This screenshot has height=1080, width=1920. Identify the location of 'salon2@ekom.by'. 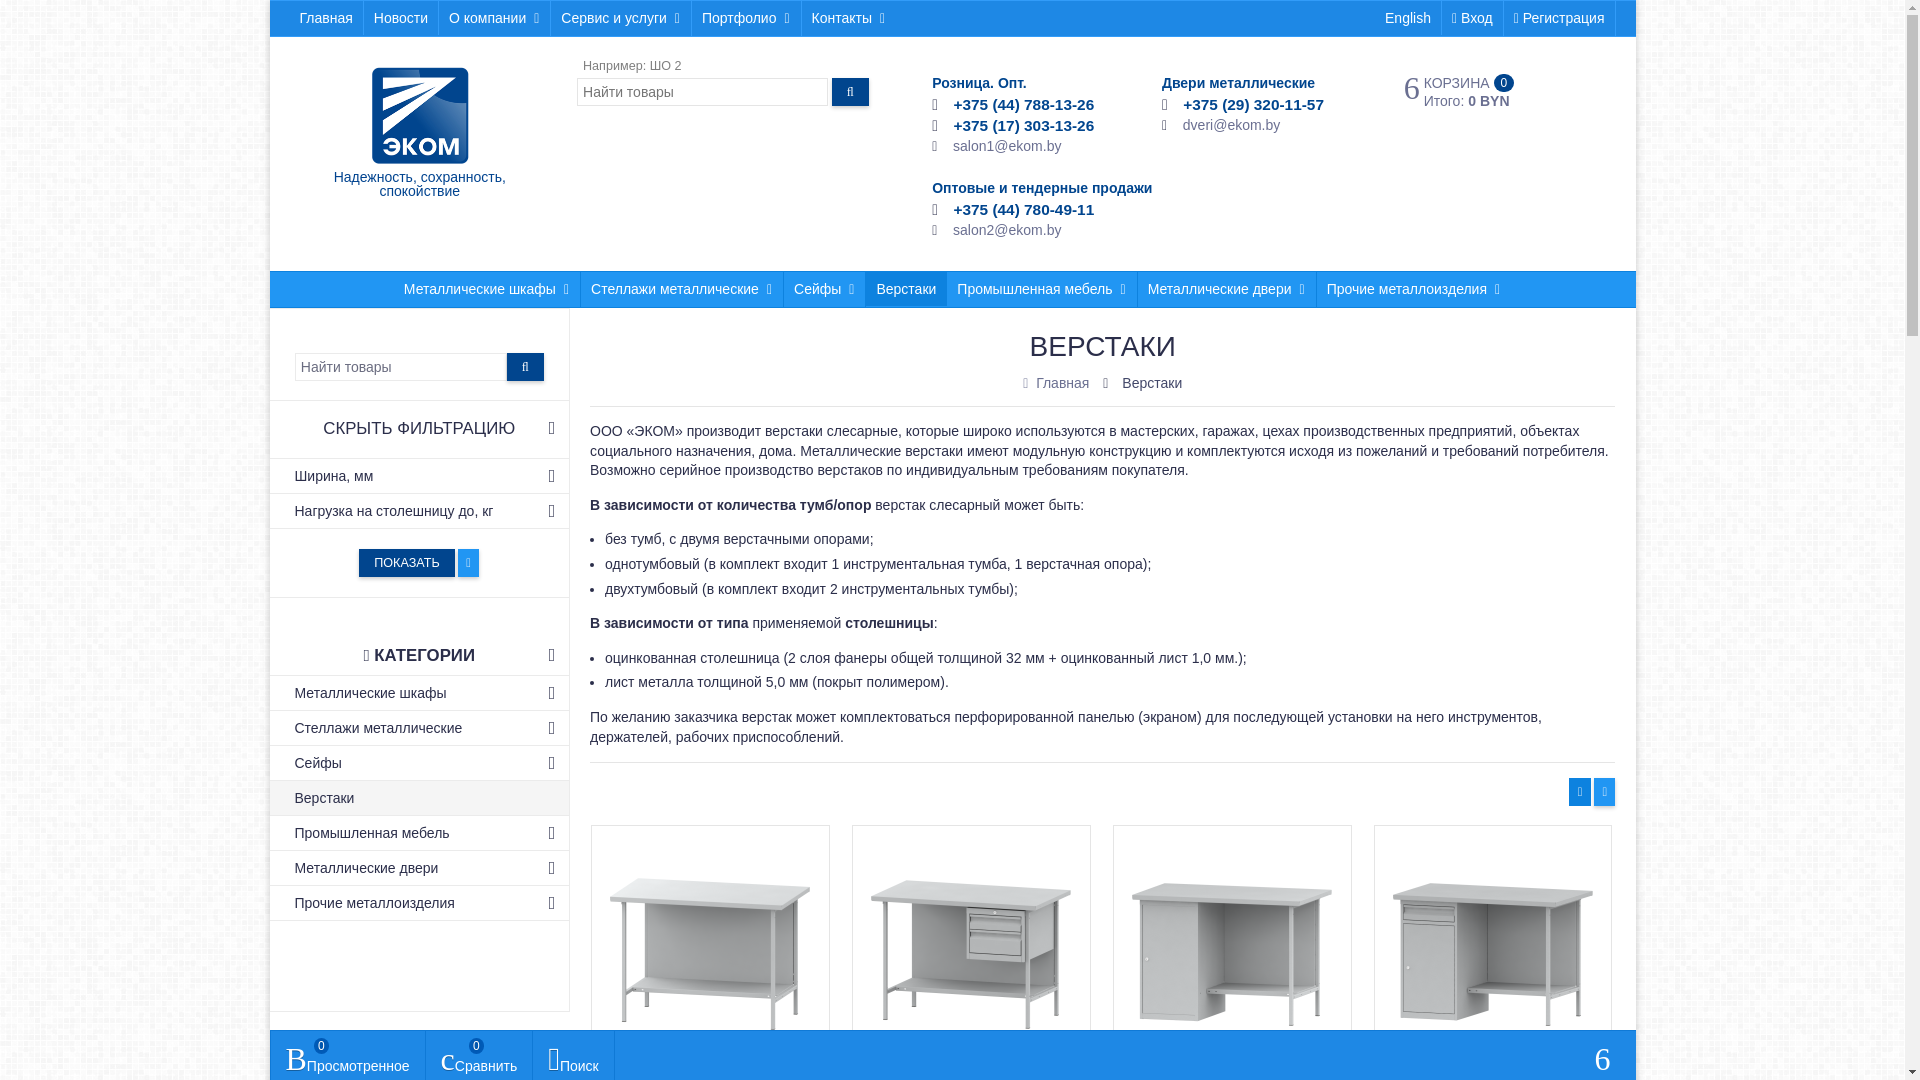
(1007, 229).